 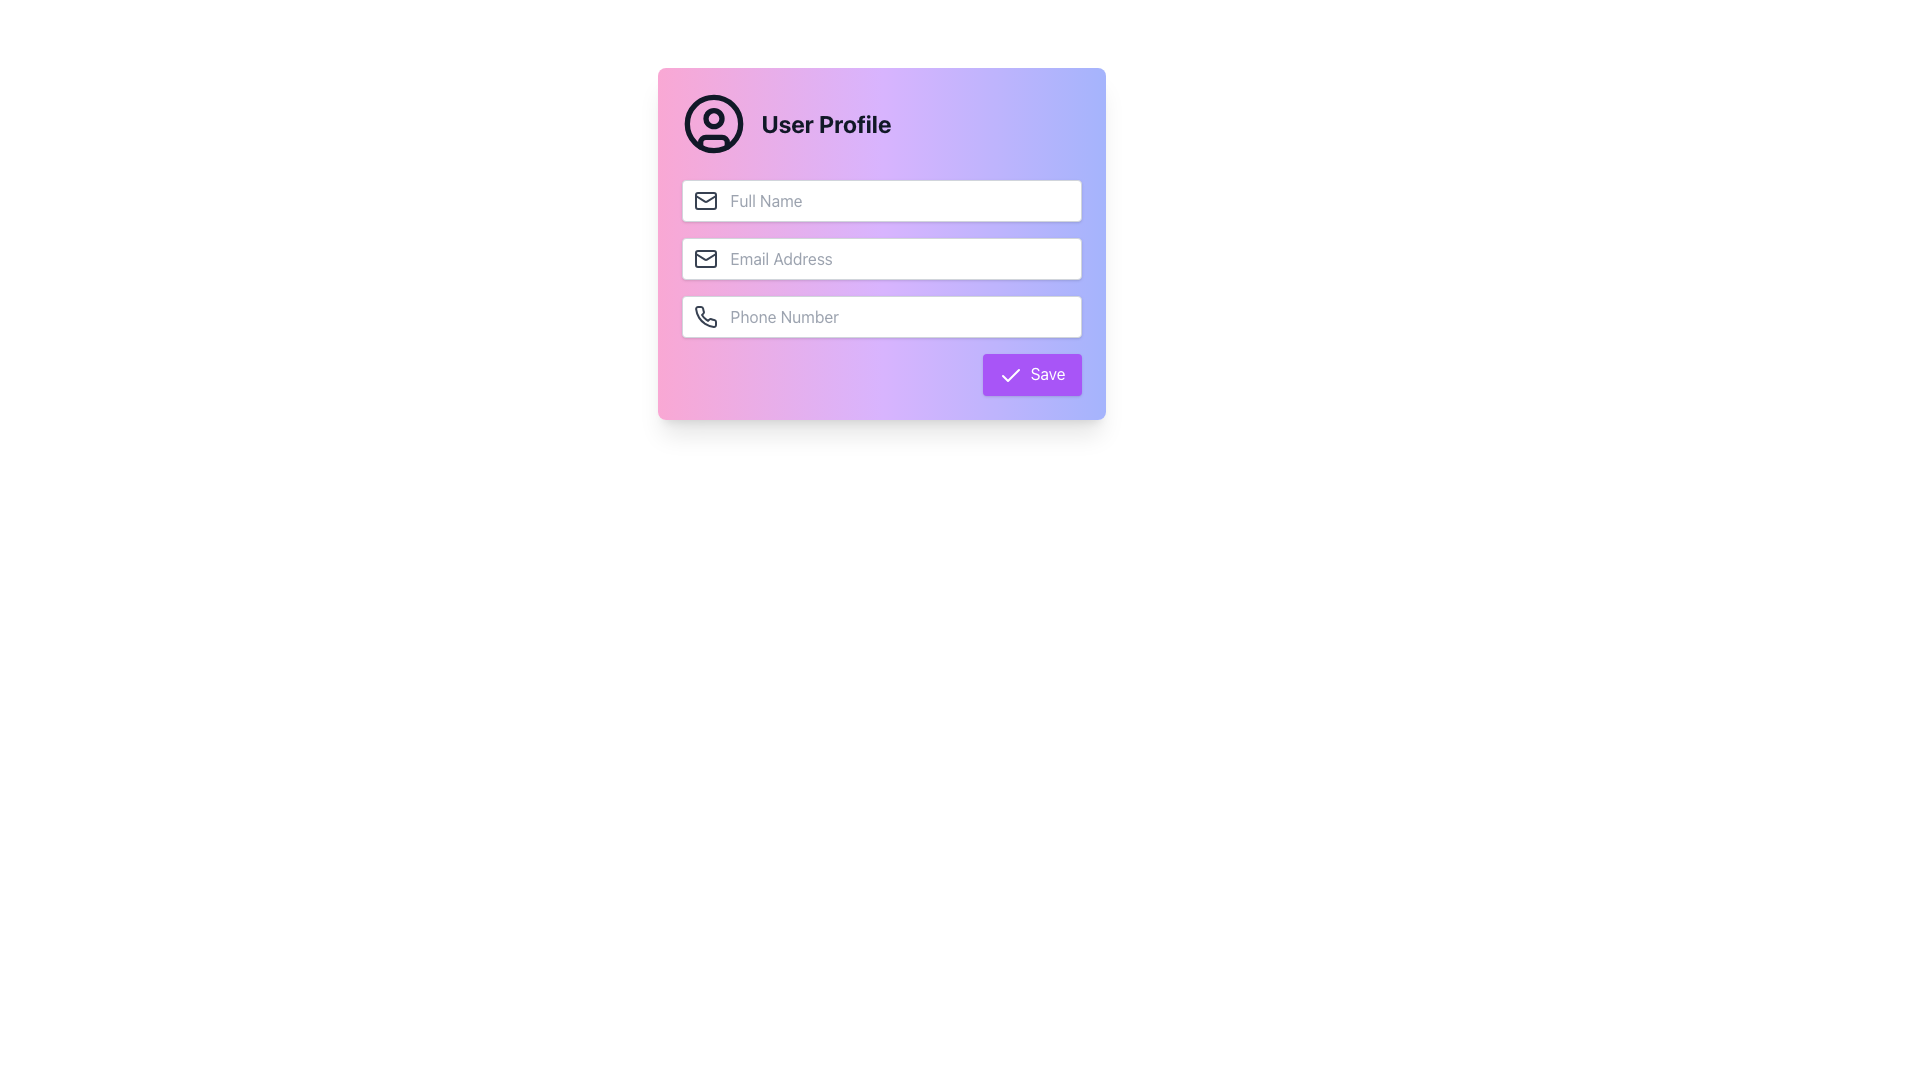 I want to click on the decorative SVG icon that visually indicates the purpose of the associated 'Phone Number' input field, located to the left side of the input box, so click(x=705, y=315).